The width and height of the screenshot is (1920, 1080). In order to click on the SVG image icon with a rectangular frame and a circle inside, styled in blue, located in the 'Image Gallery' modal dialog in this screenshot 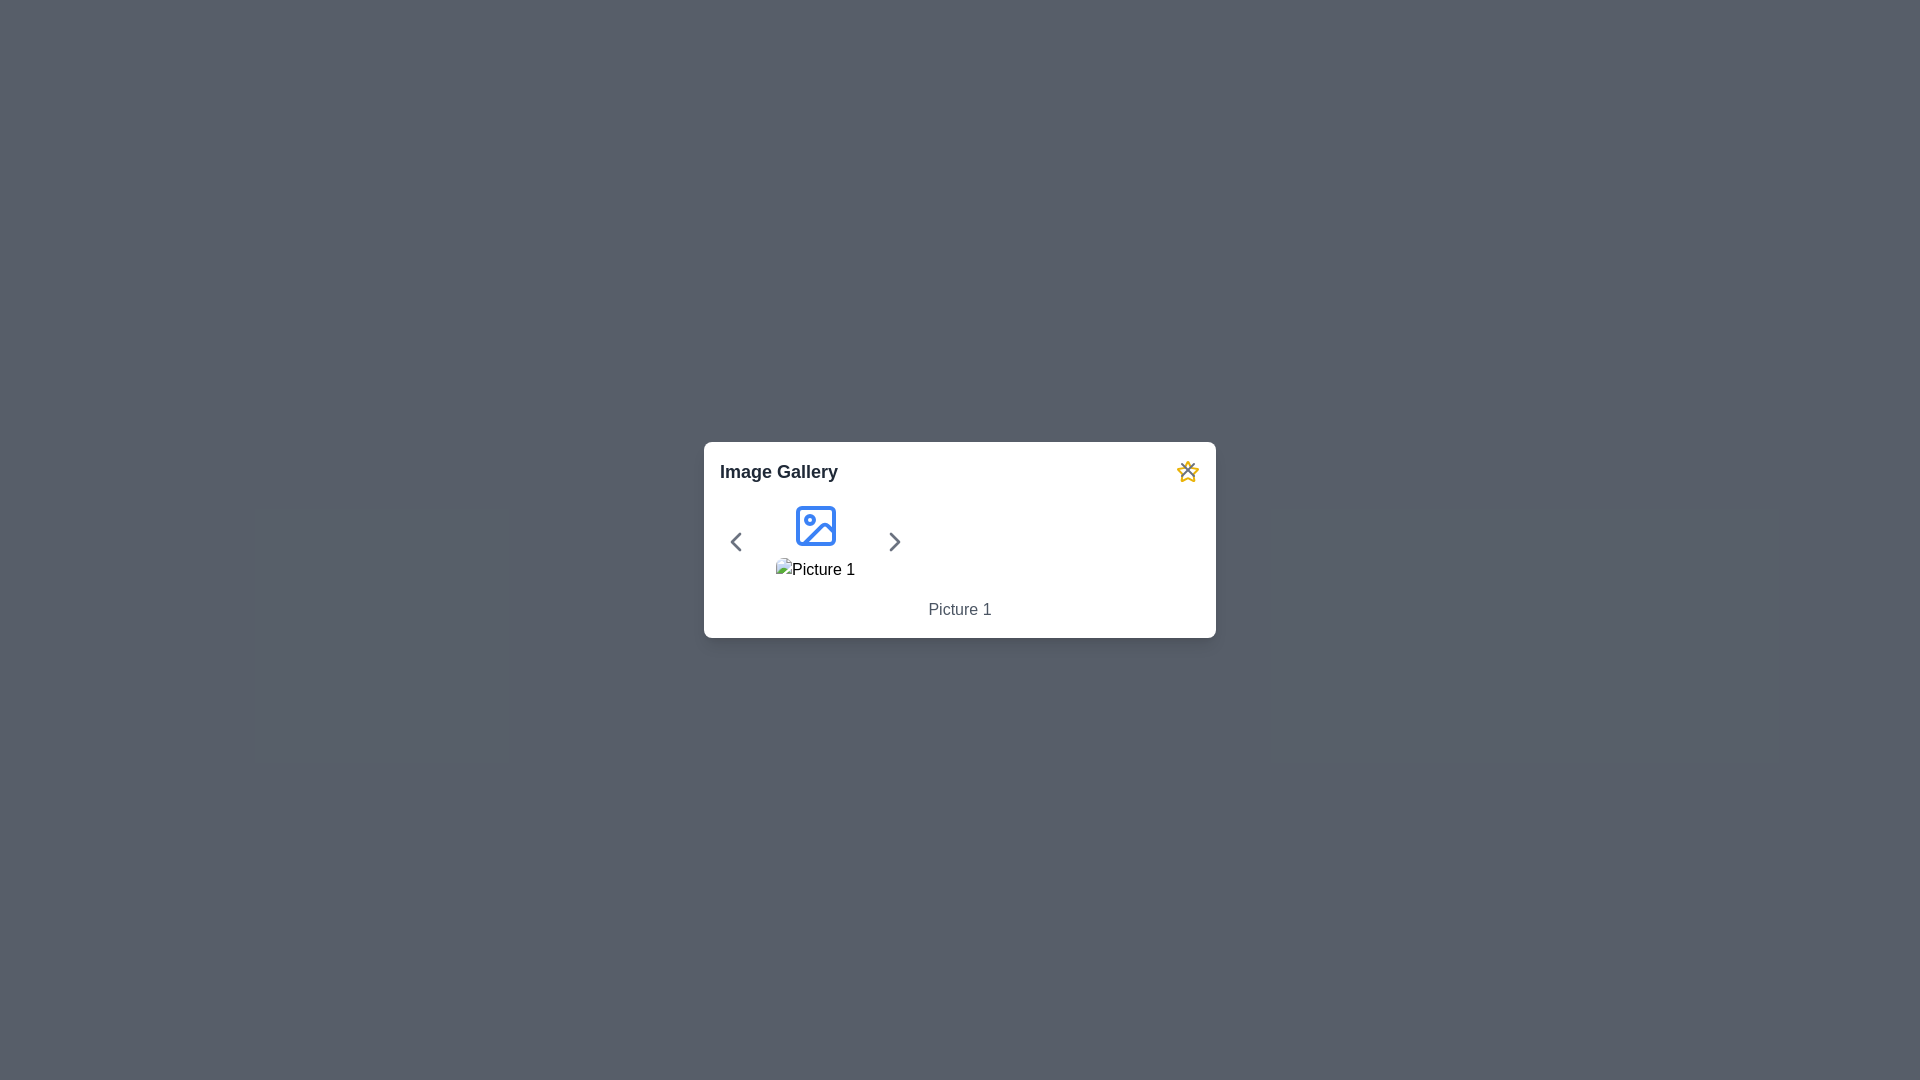, I will do `click(815, 524)`.